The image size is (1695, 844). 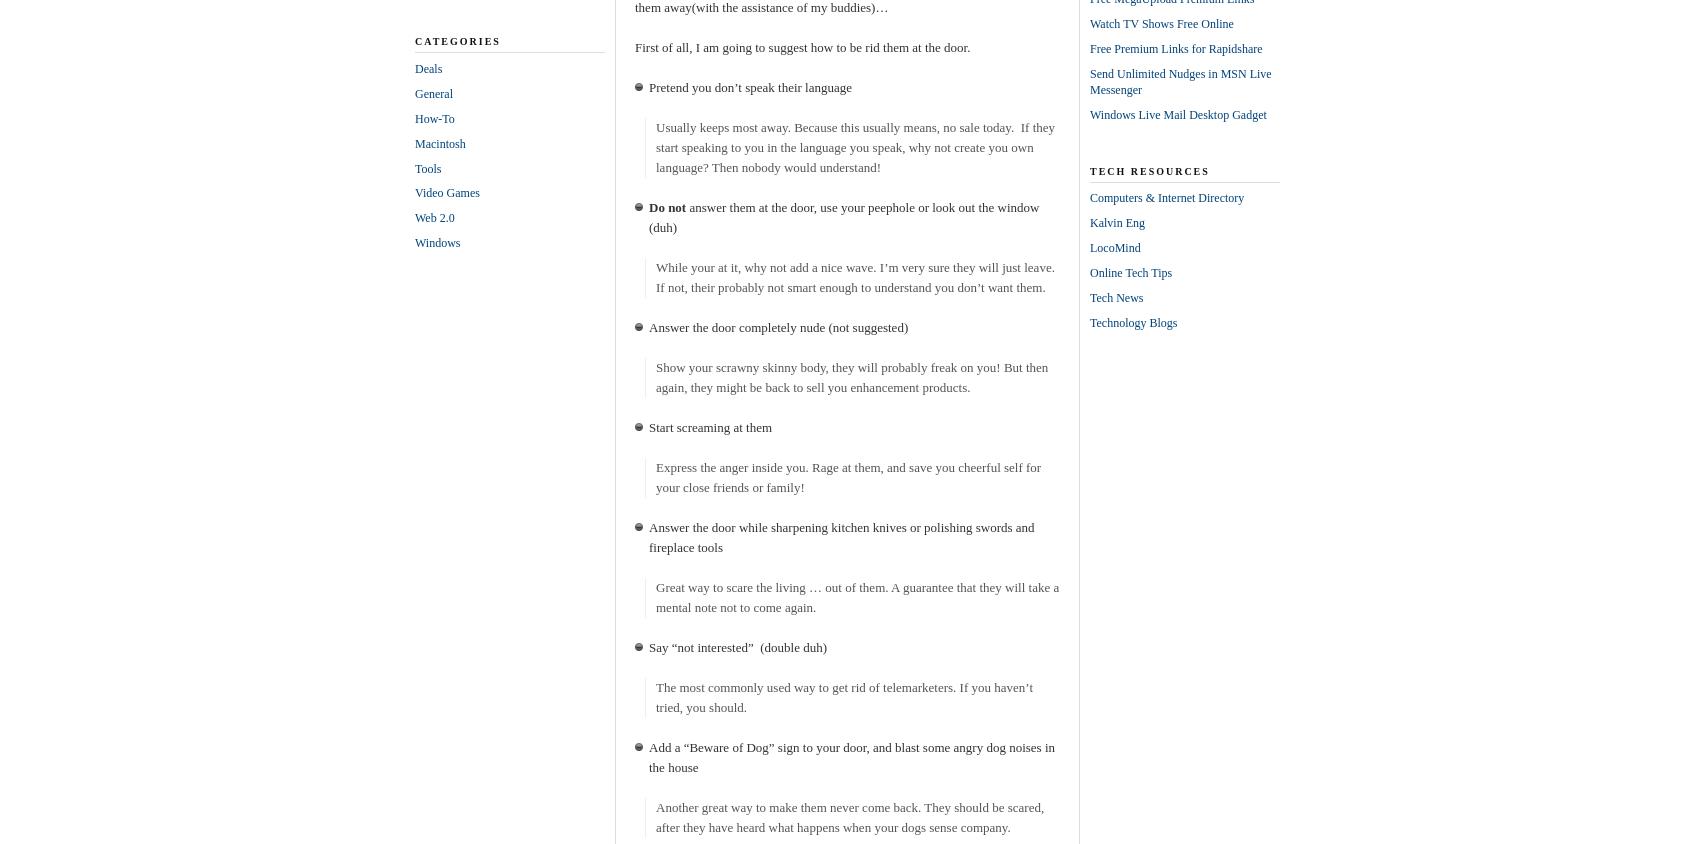 What do you see at coordinates (667, 207) in the screenshot?
I see `'Do not'` at bounding box center [667, 207].